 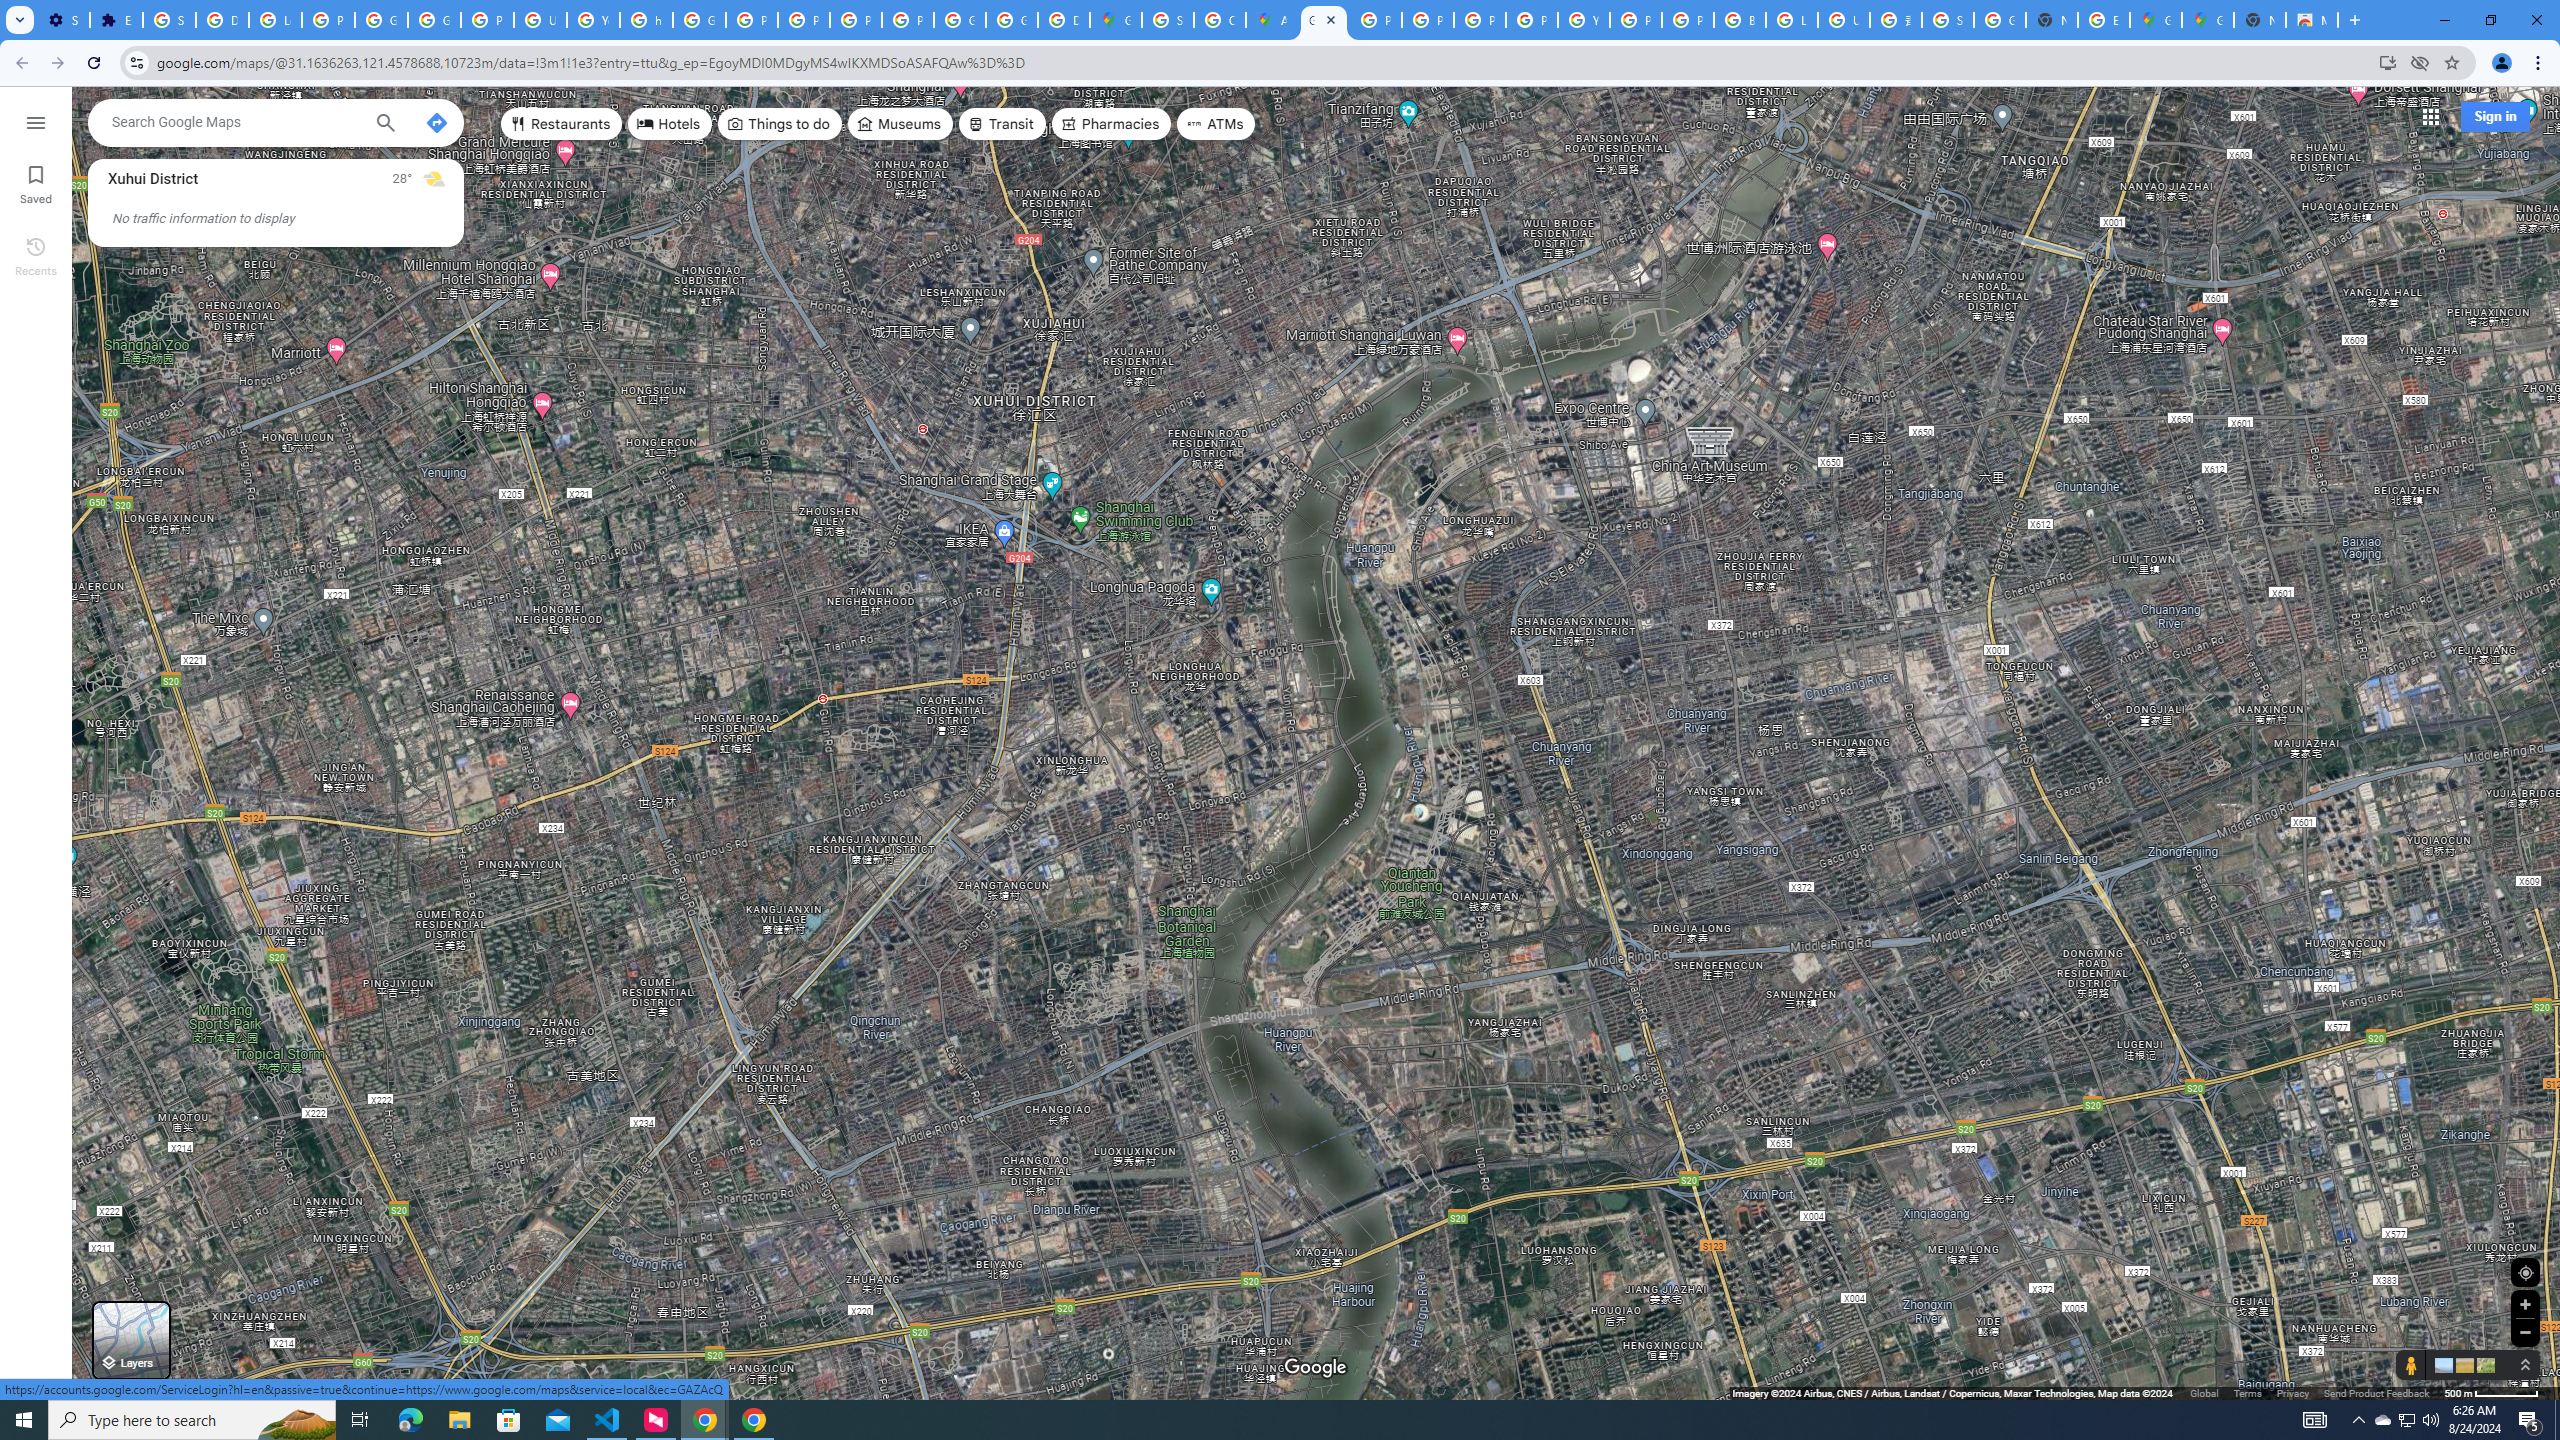 What do you see at coordinates (1216, 122) in the screenshot?
I see `'ATMs'` at bounding box center [1216, 122].